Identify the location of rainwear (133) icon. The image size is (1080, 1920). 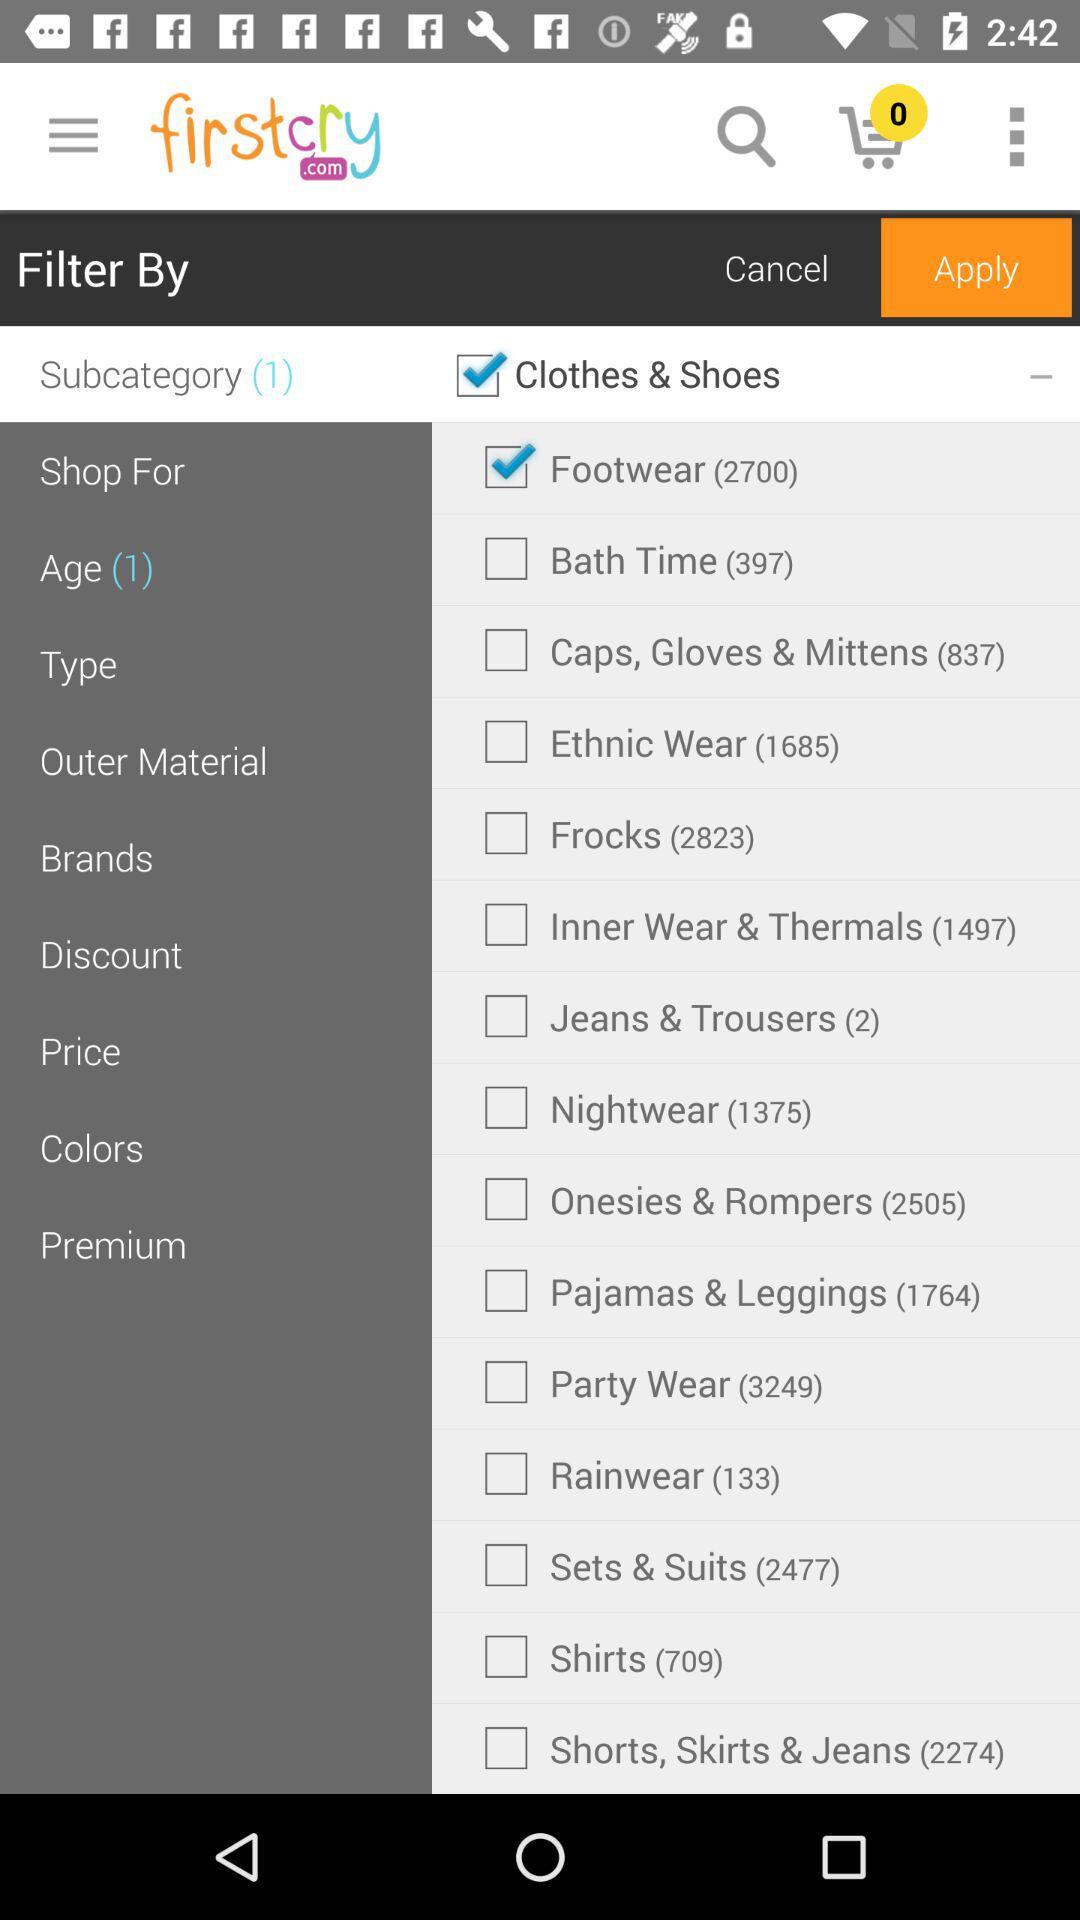
(632, 1473).